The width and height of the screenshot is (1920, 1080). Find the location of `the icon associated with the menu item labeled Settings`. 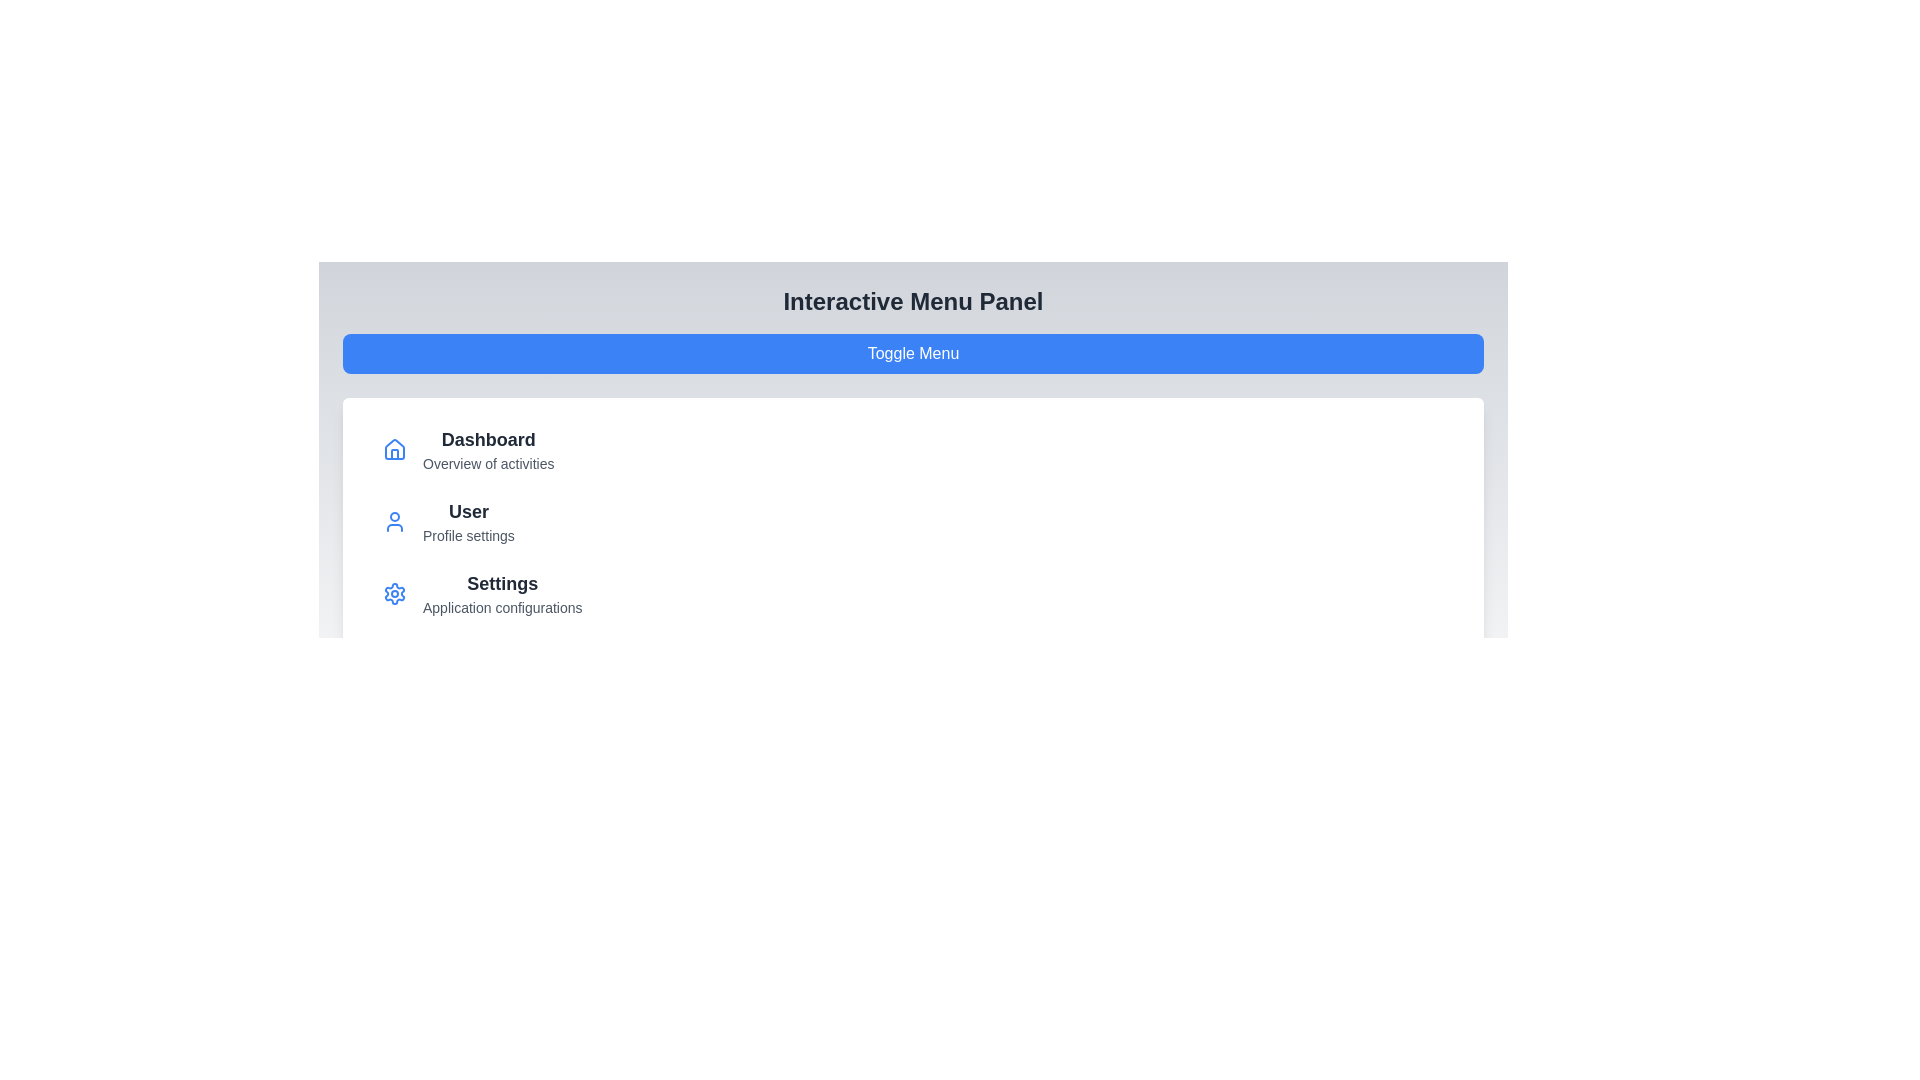

the icon associated with the menu item labeled Settings is located at coordinates (394, 593).